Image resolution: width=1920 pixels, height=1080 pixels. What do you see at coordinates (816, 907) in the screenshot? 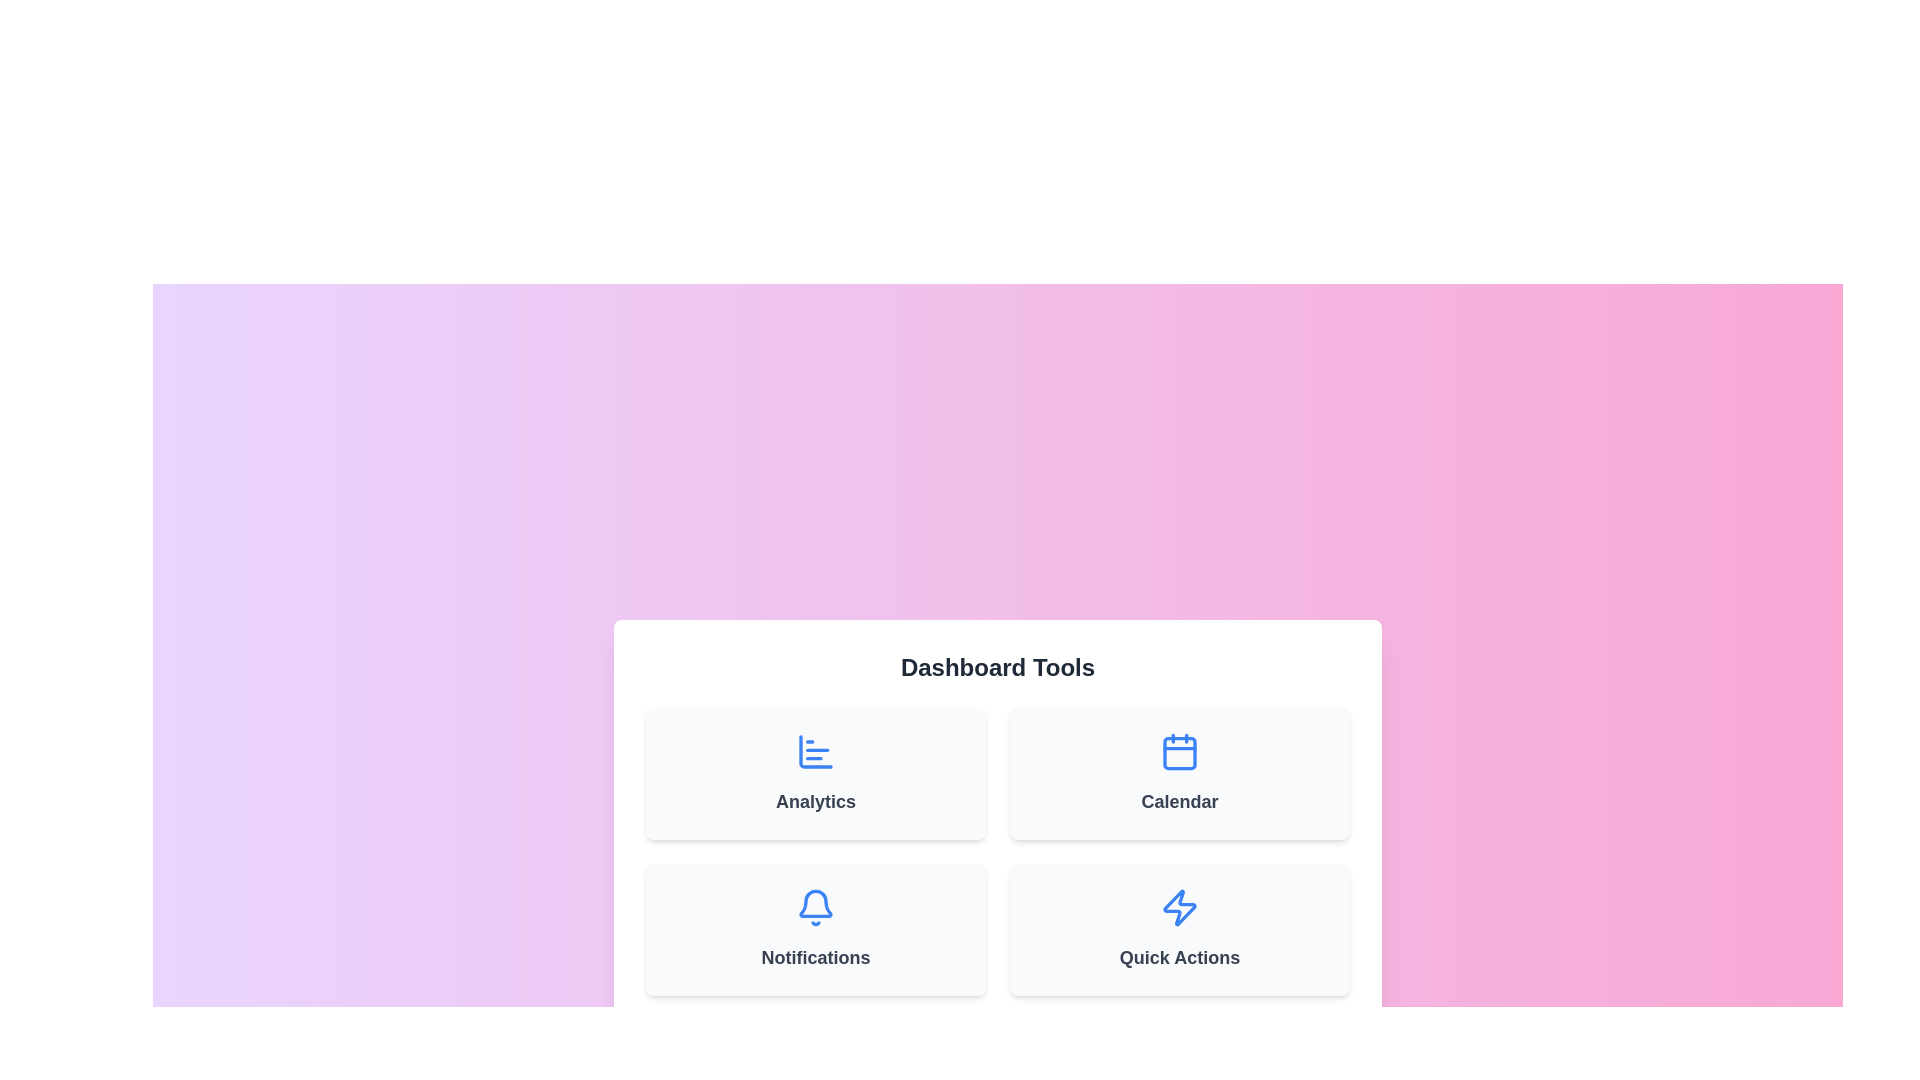
I see `the notifications icon located in the bottom-left card of the 2x2 grid layout under 'Dashboard Tools'` at bounding box center [816, 907].